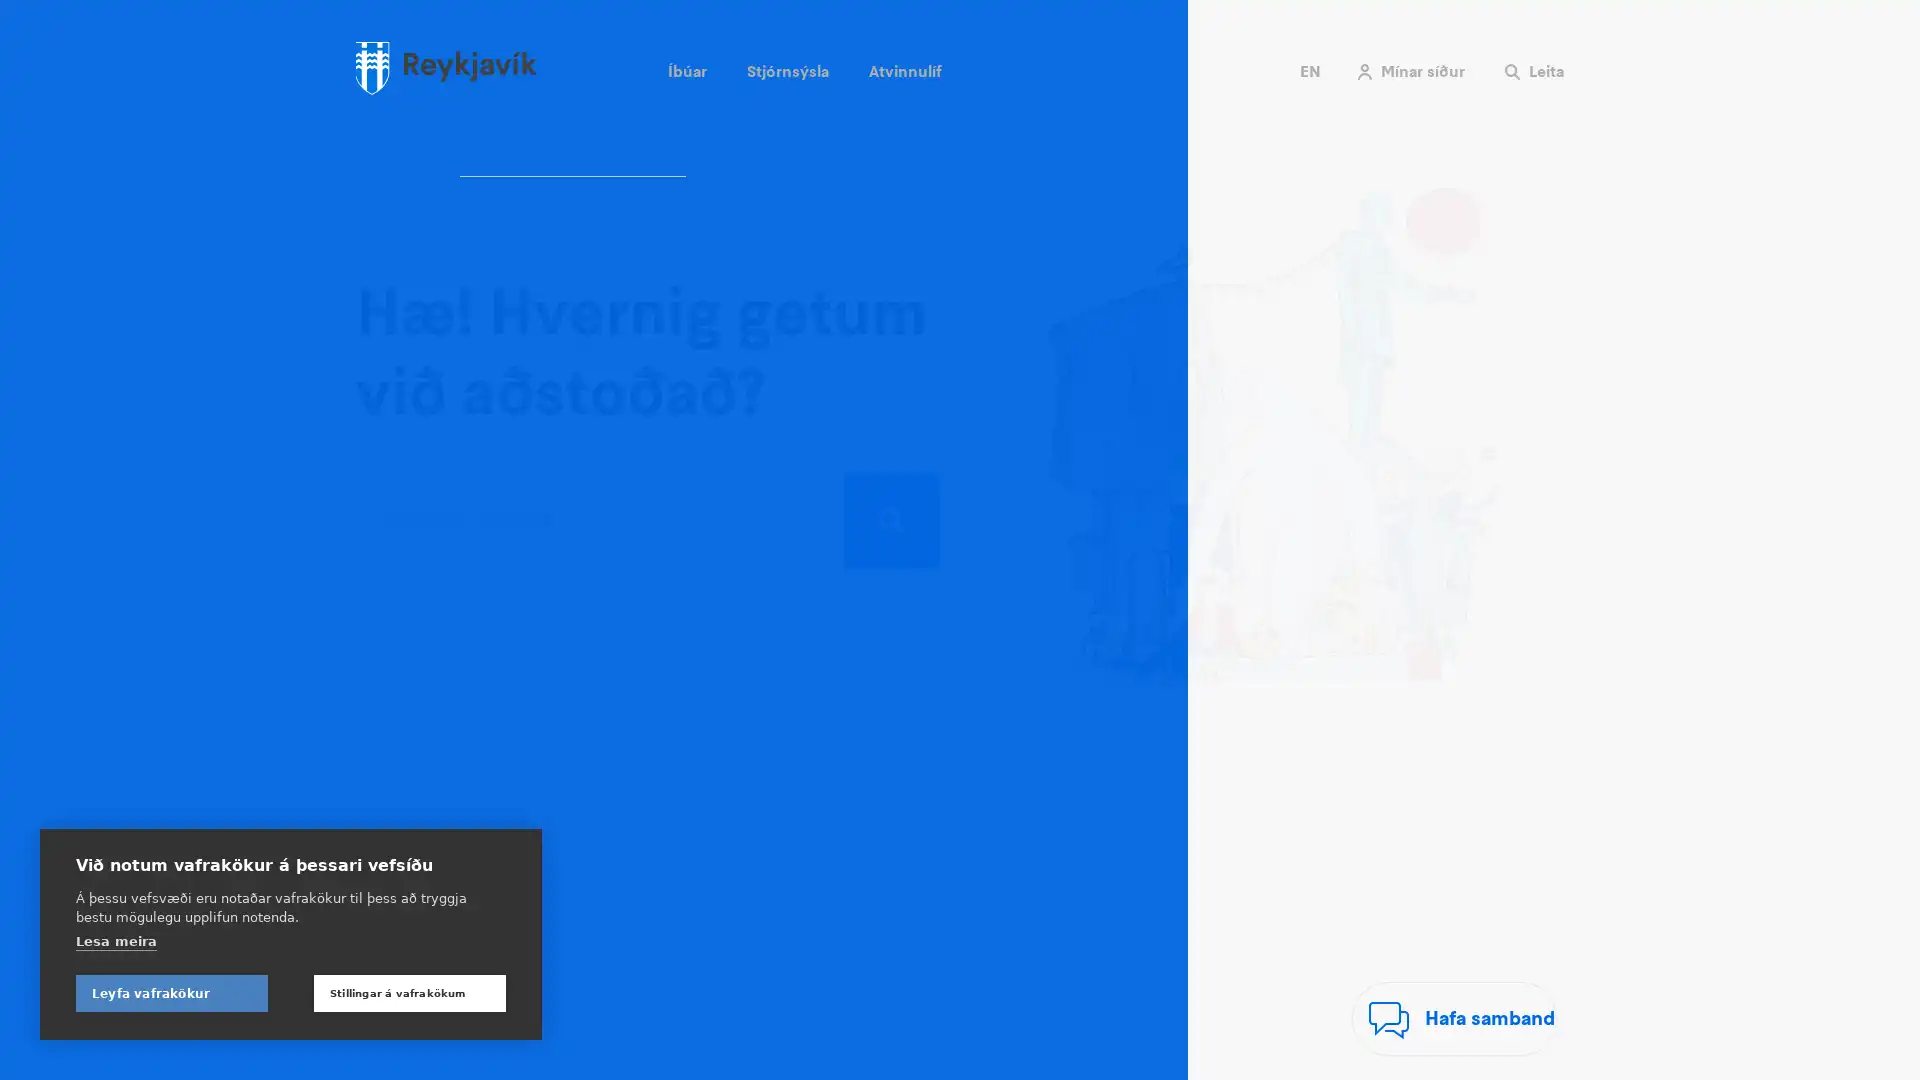 The image size is (1920, 1080). What do you see at coordinates (687, 67) in the screenshot?
I see `Ibuar` at bounding box center [687, 67].